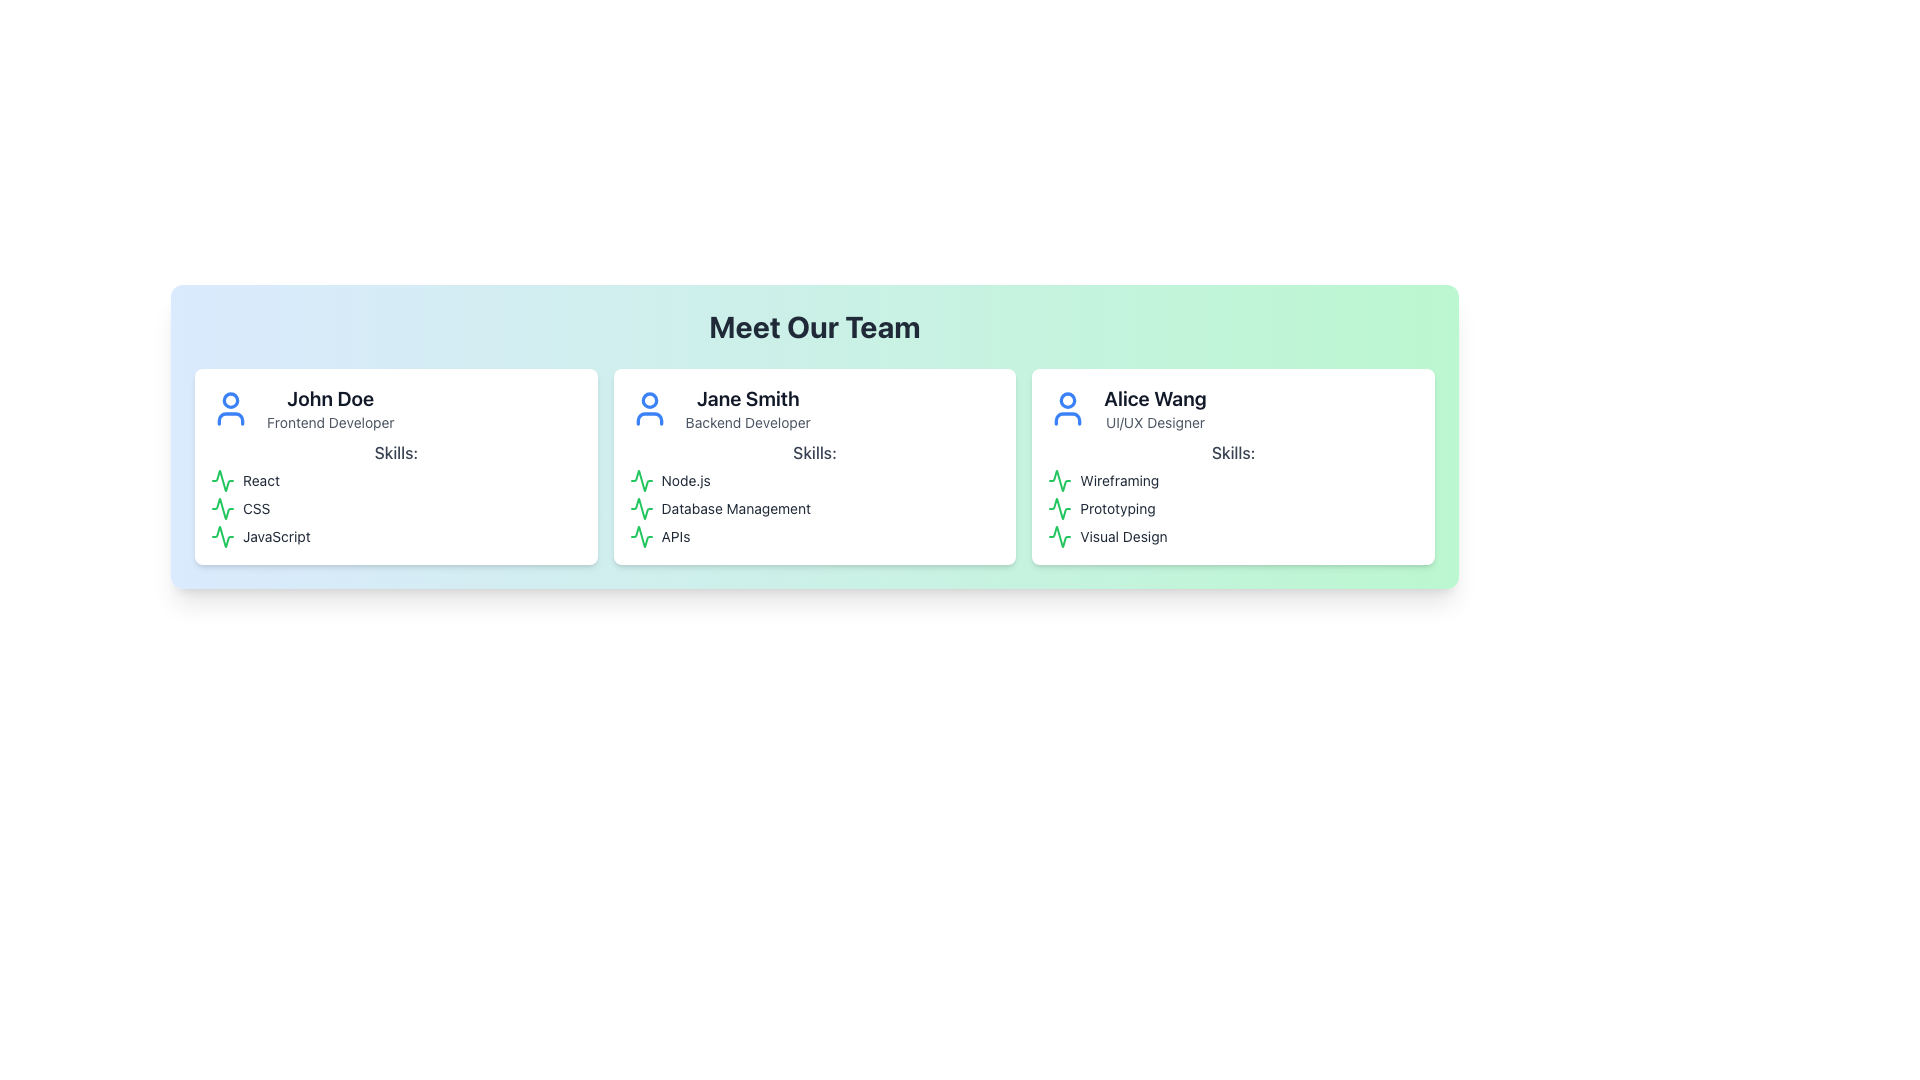 The height and width of the screenshot is (1080, 1920). Describe the element at coordinates (747, 407) in the screenshot. I see `the second profile card in the 'Meet Our Team' section that displays the name and designation of Jane Smith` at that location.